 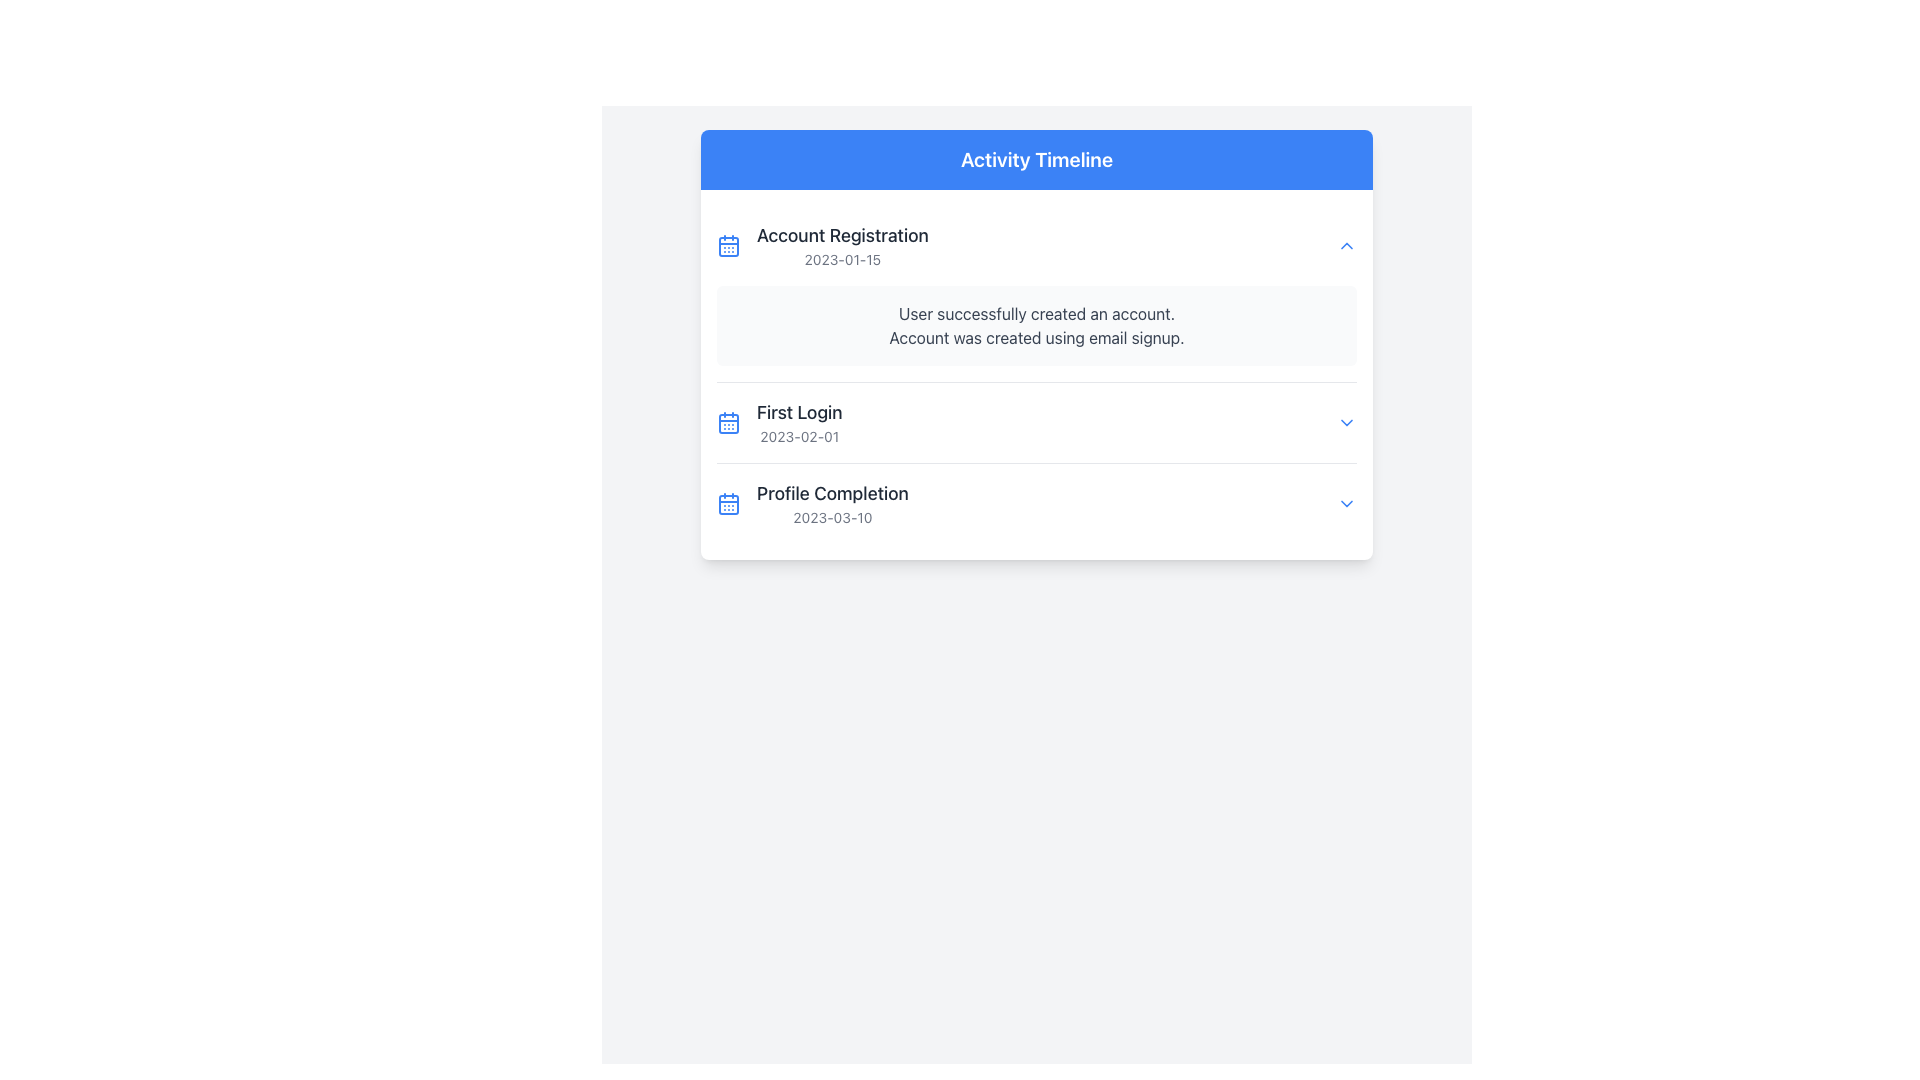 What do you see at coordinates (832, 503) in the screenshot?
I see `text of the third timeline entry that indicates the profile completion on '2023-03-10', which is located under 'First Login'` at bounding box center [832, 503].